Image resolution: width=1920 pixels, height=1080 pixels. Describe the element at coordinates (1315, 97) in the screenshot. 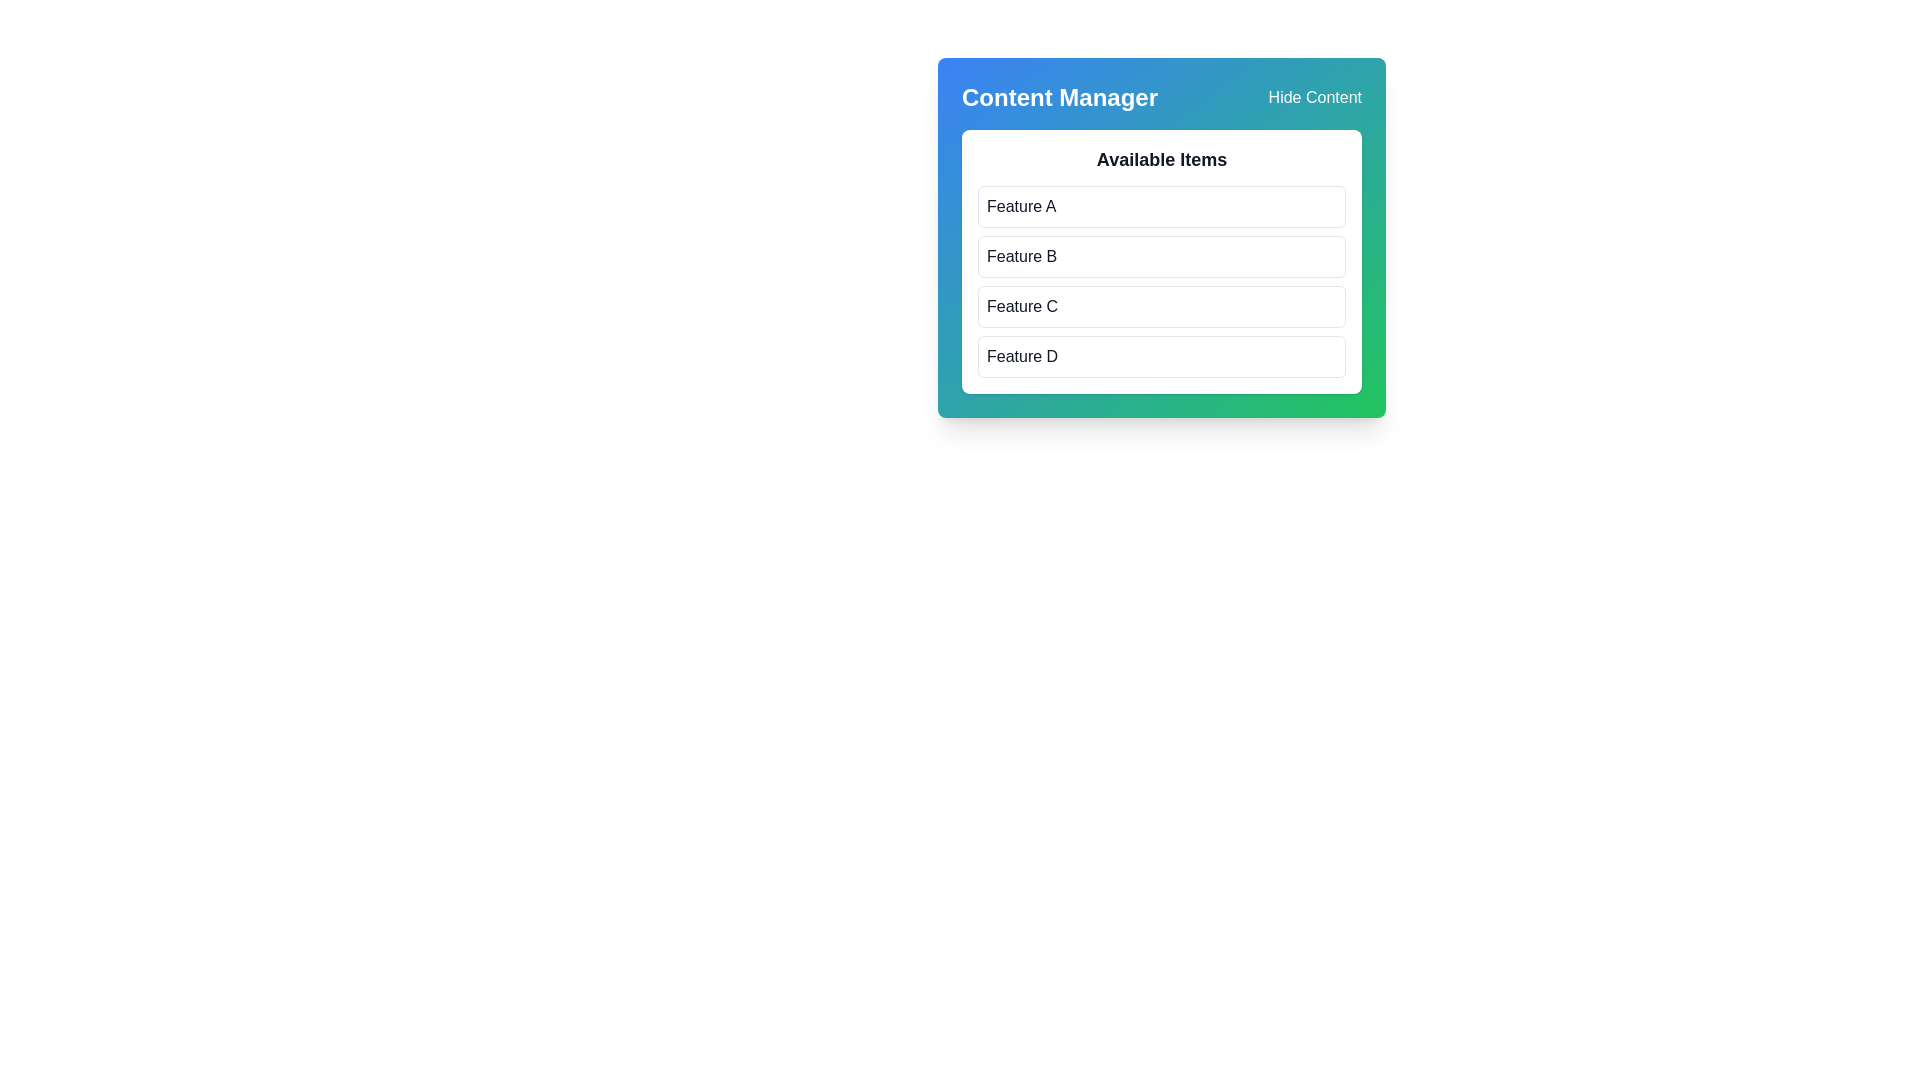

I see `the interactive hyperlink located in the top-right corner adjacent to the 'Content Manager' header` at that location.